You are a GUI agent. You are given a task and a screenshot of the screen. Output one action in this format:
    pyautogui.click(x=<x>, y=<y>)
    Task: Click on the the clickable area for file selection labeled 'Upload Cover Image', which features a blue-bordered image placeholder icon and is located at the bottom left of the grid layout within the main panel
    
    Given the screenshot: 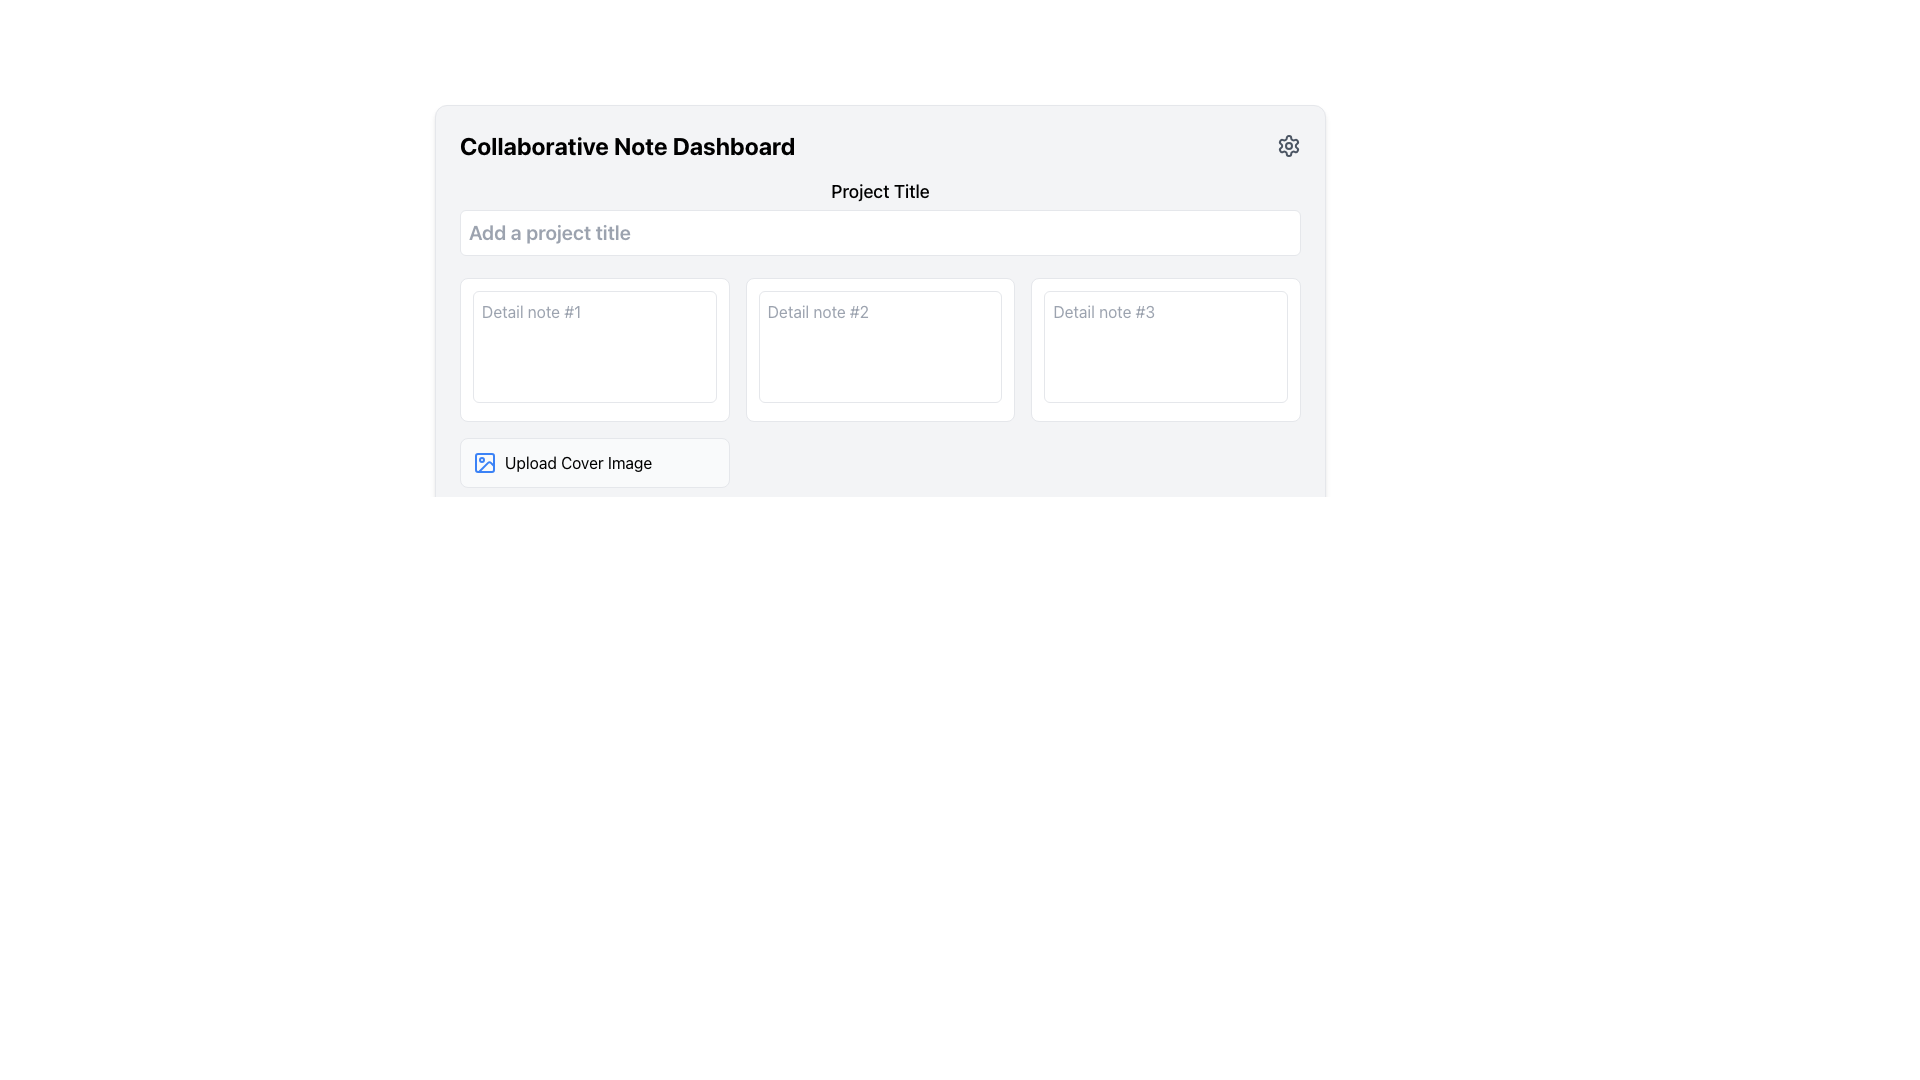 What is the action you would take?
    pyautogui.click(x=593, y=462)
    